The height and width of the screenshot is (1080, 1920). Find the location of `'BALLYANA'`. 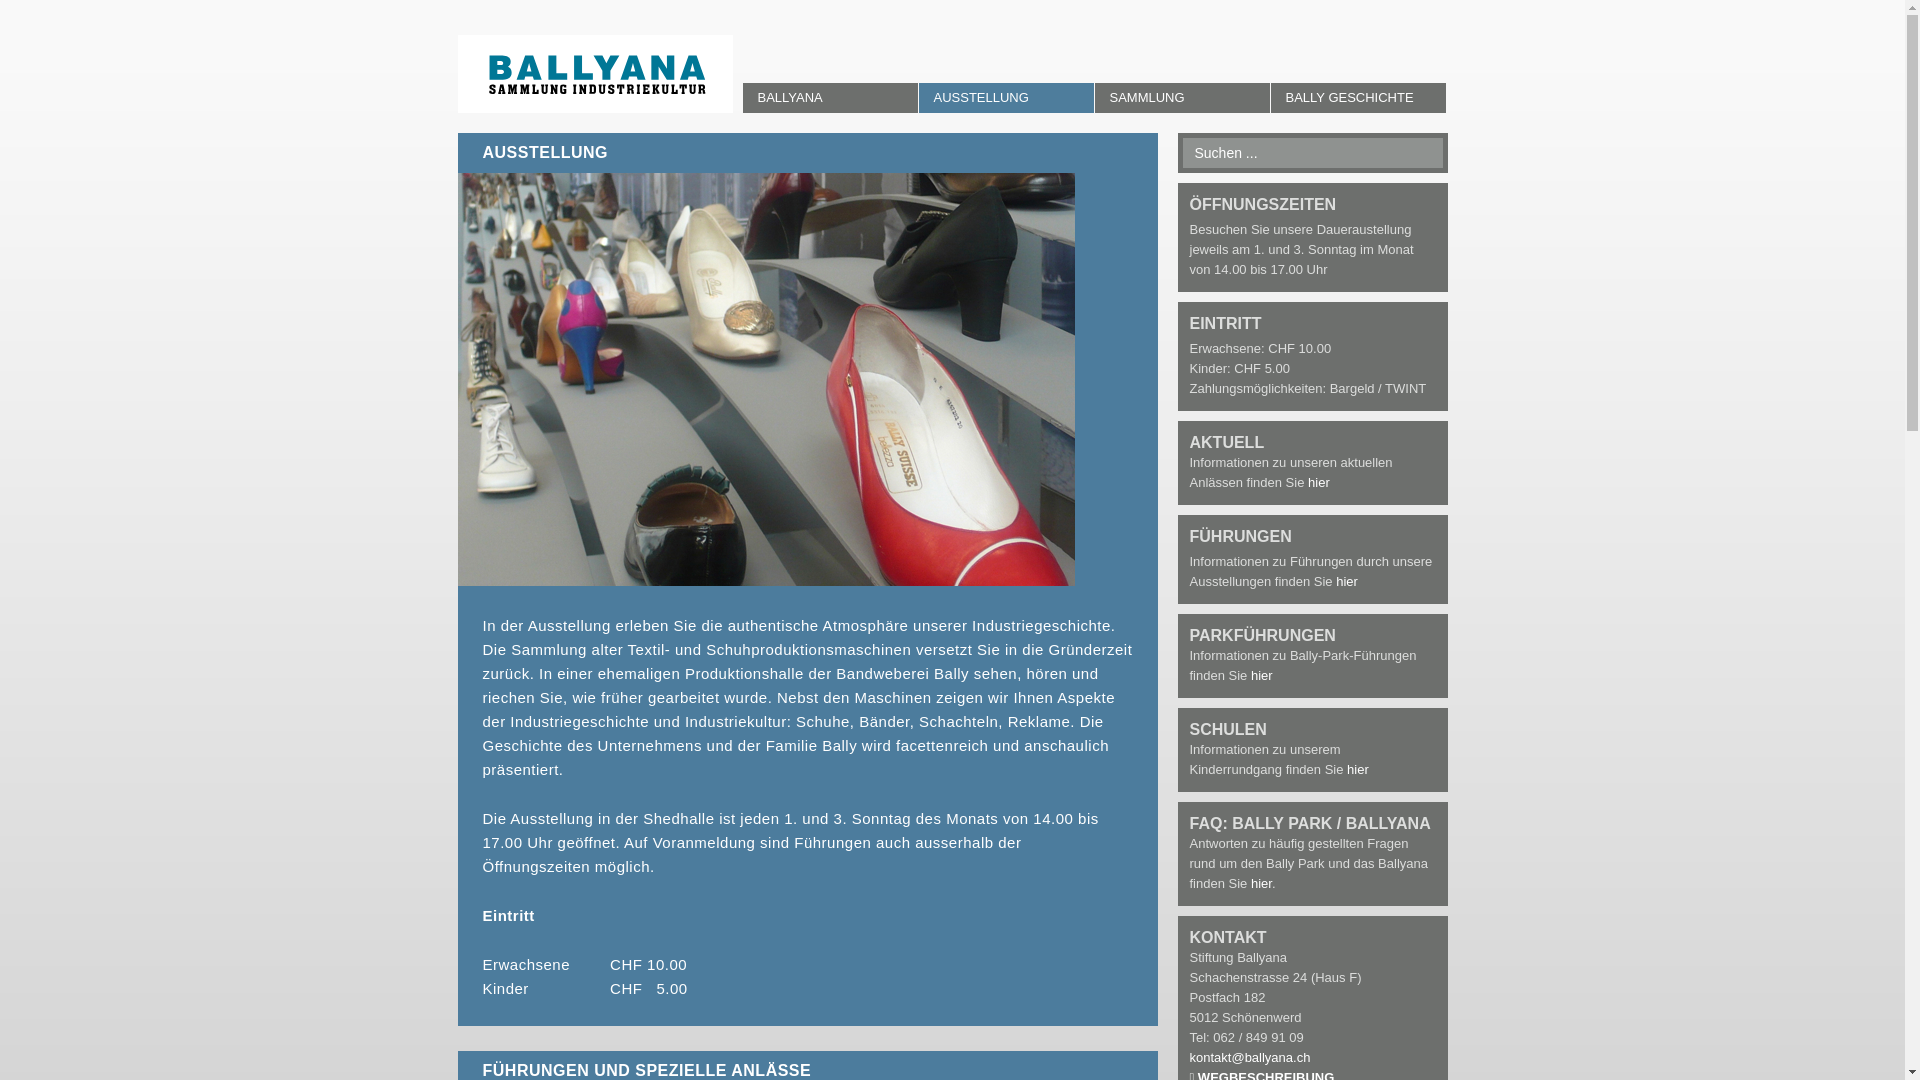

'BALLYANA' is located at coordinates (829, 97).